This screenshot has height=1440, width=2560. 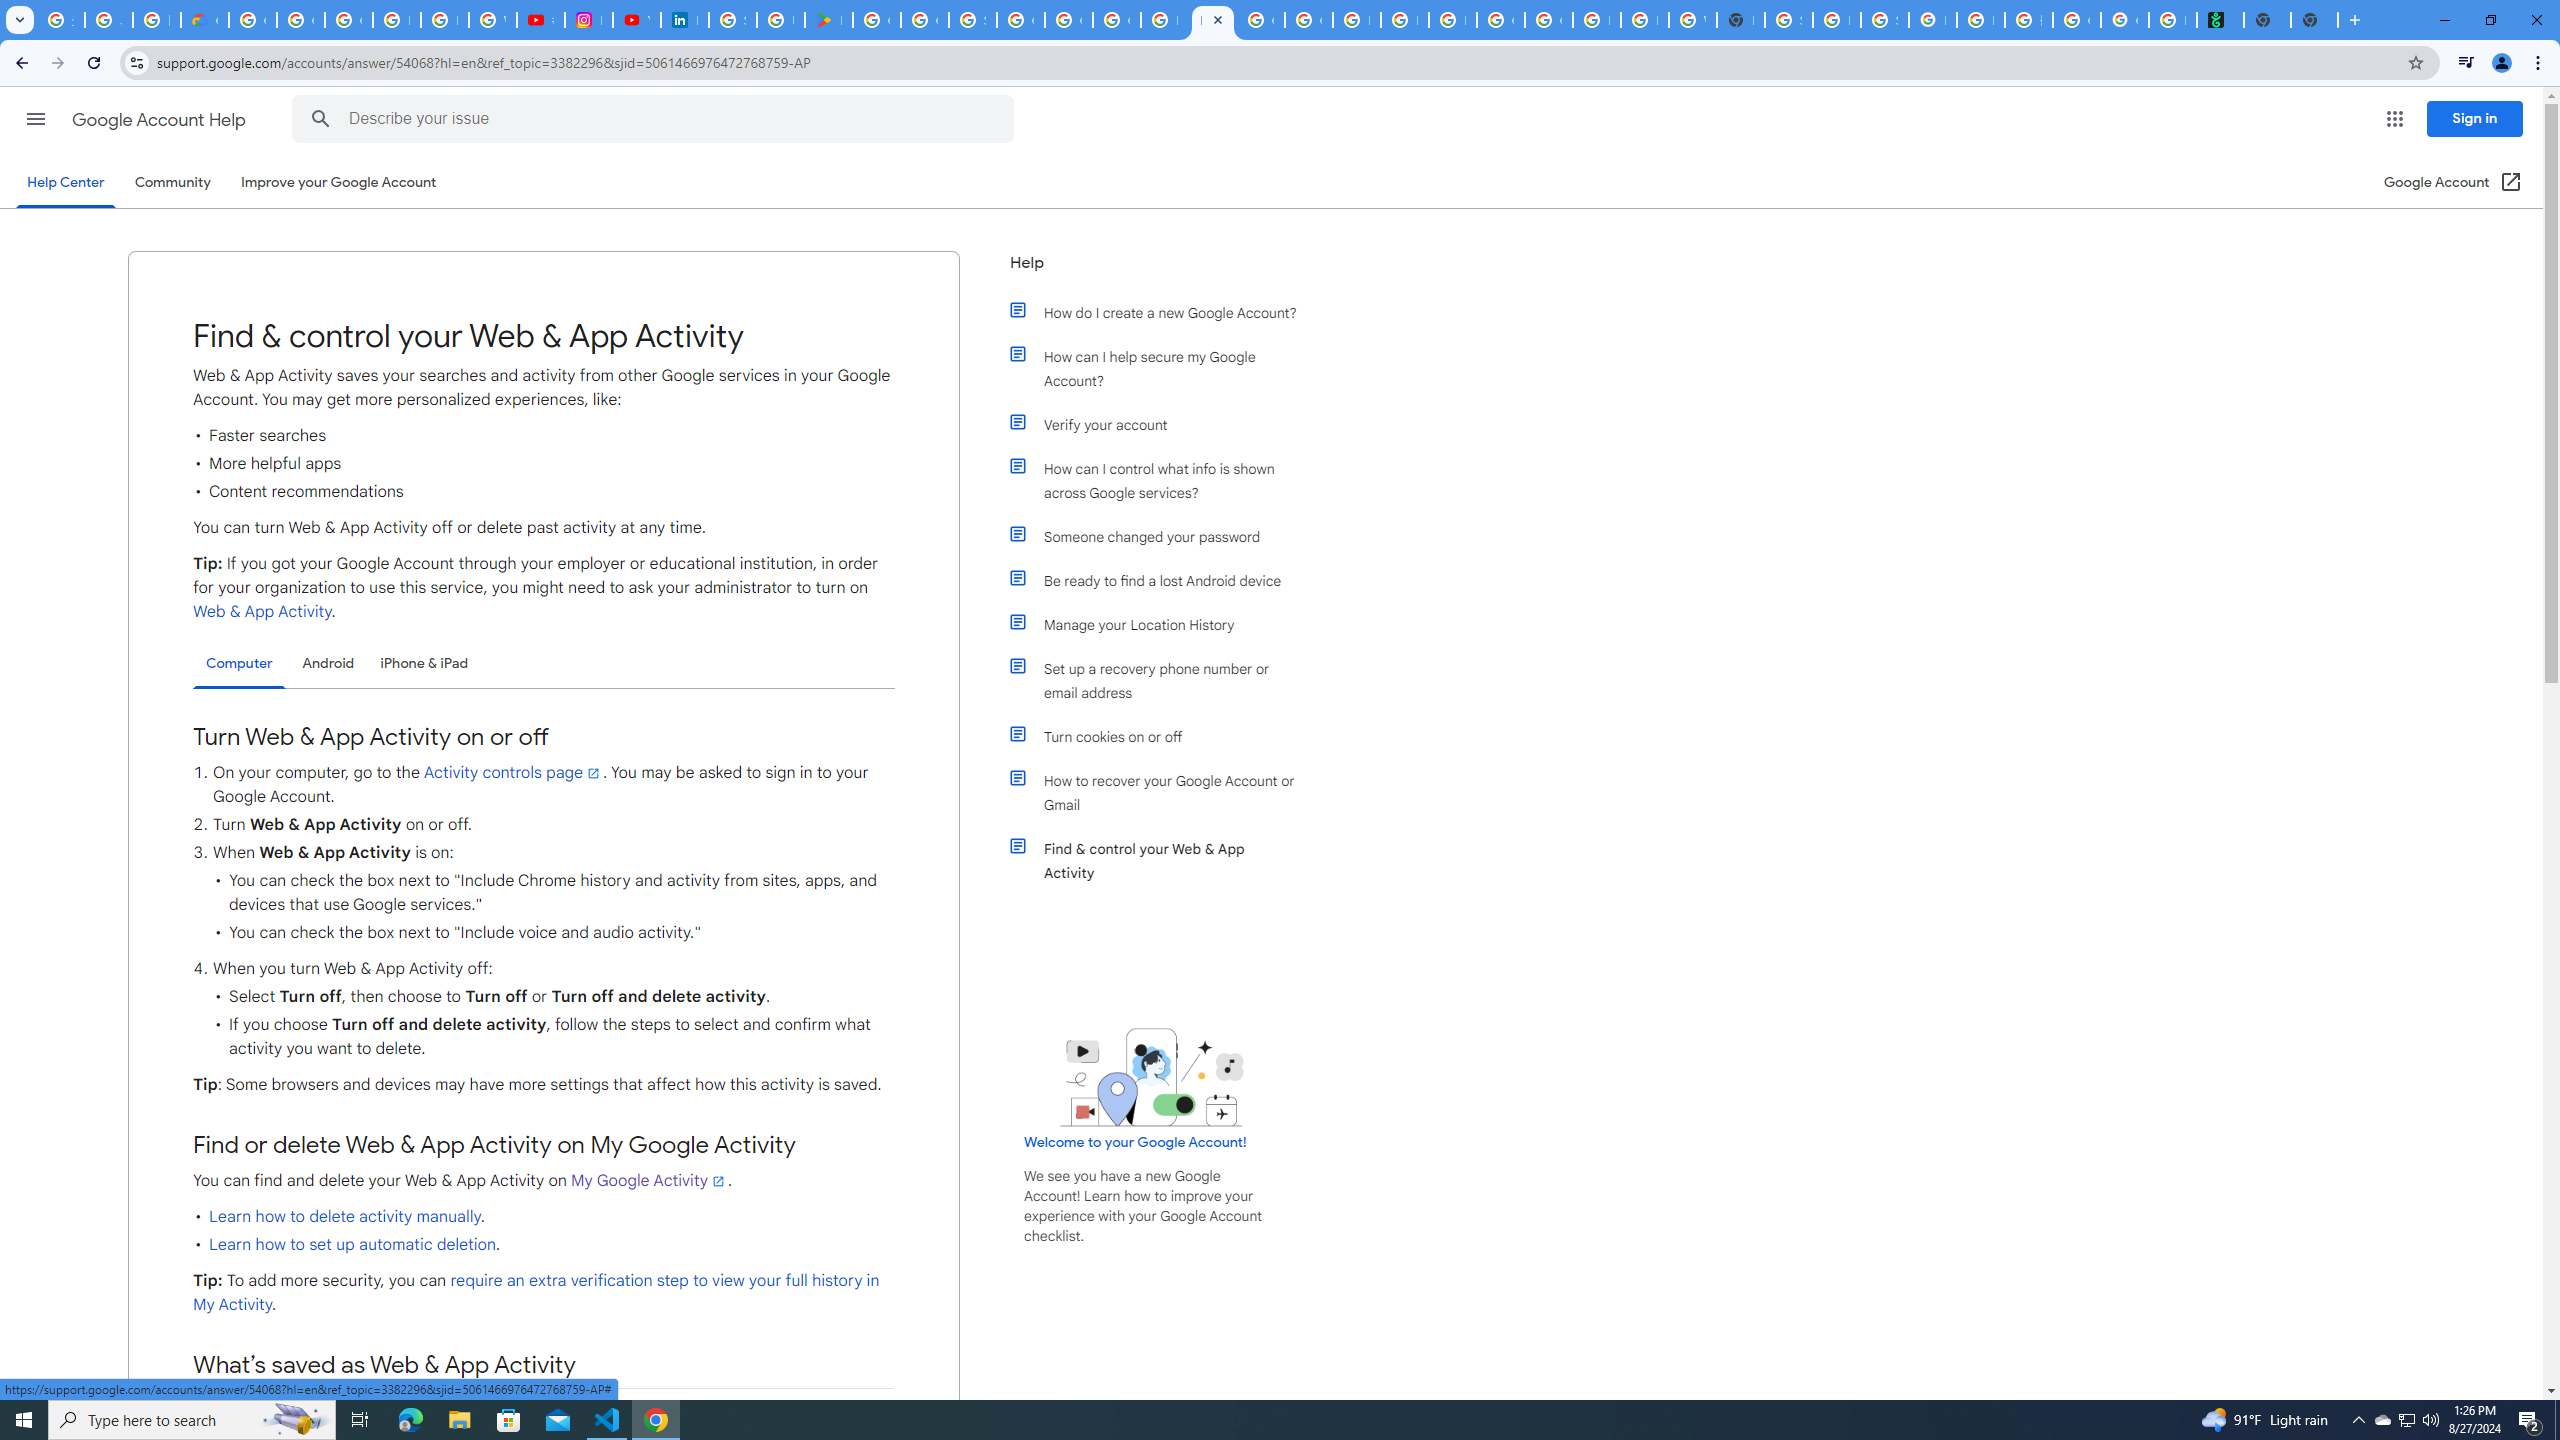 I want to click on 'Search Help Center', so click(x=319, y=118).